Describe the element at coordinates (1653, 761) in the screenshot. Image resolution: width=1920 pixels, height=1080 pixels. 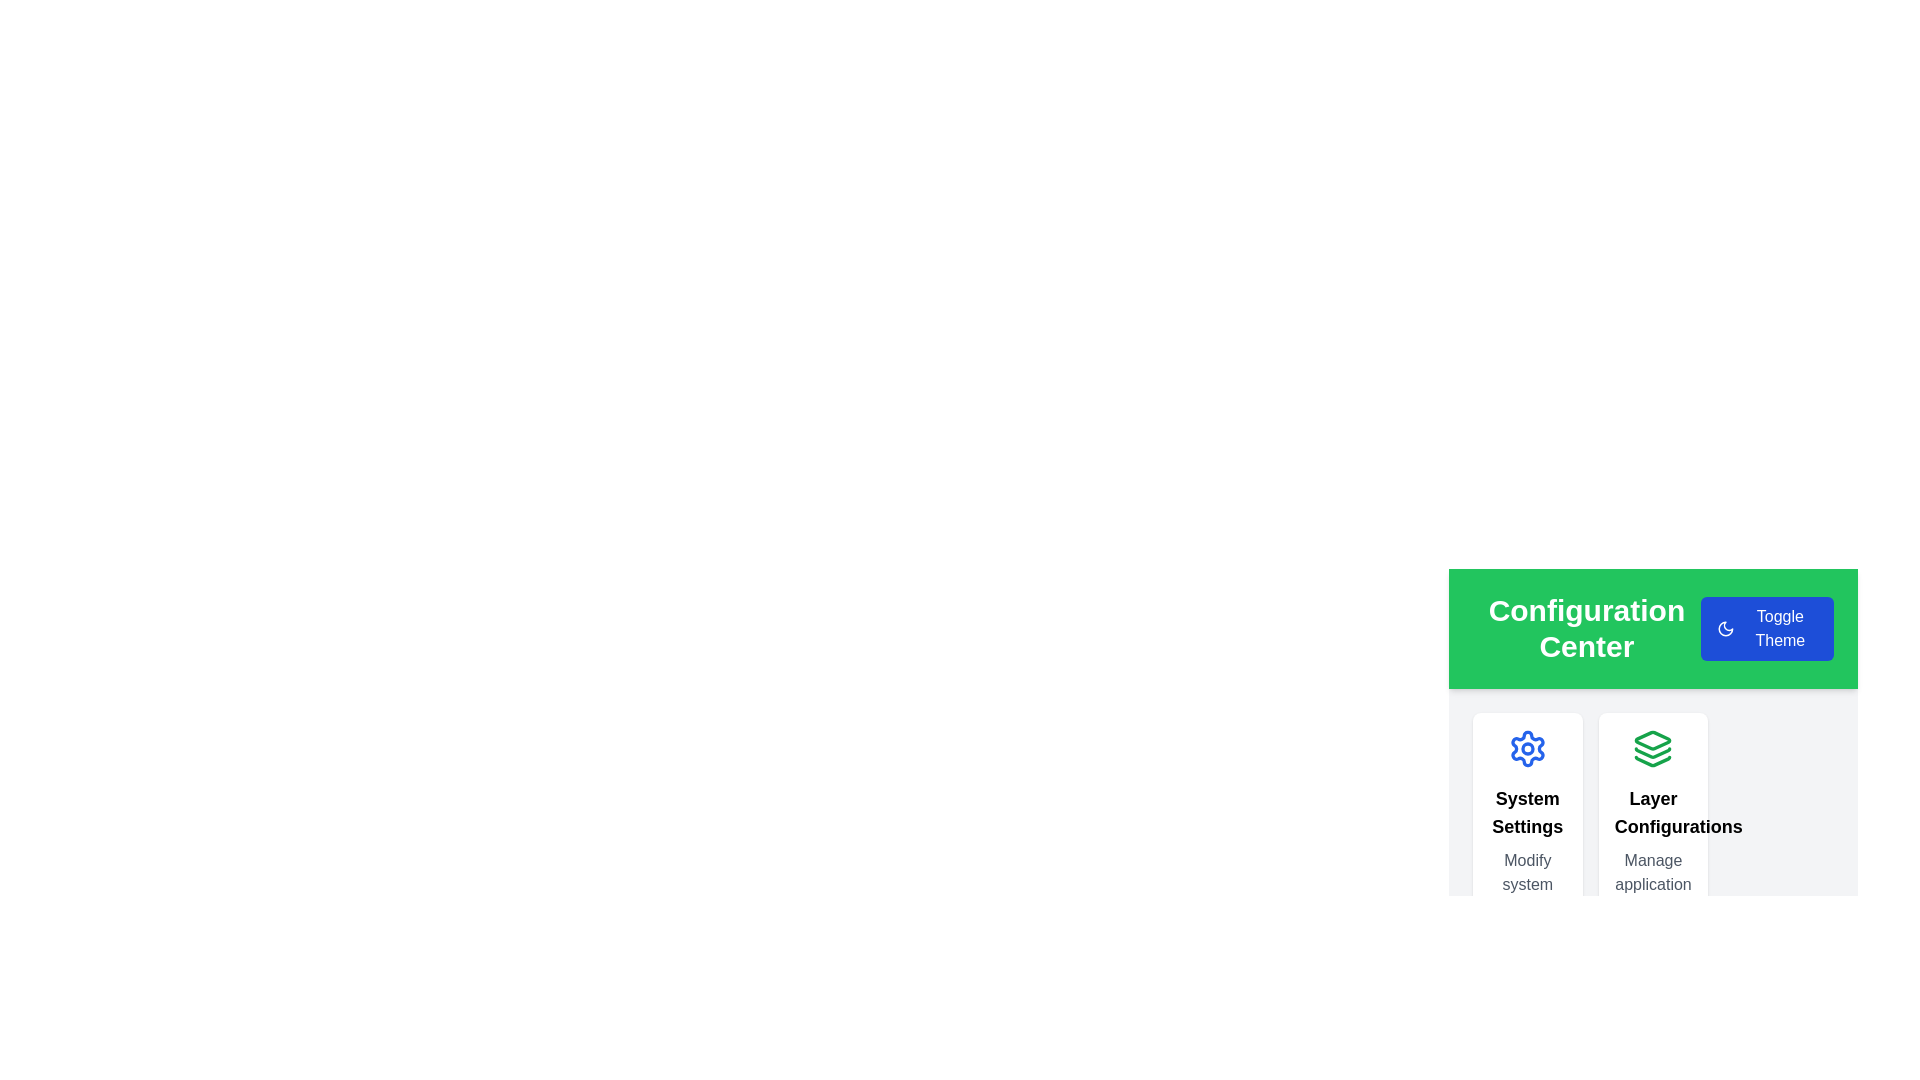
I see `the third graphical icon component (SVG) in the 'Layer Configurations' section of the 'Configuration Center' header` at that location.